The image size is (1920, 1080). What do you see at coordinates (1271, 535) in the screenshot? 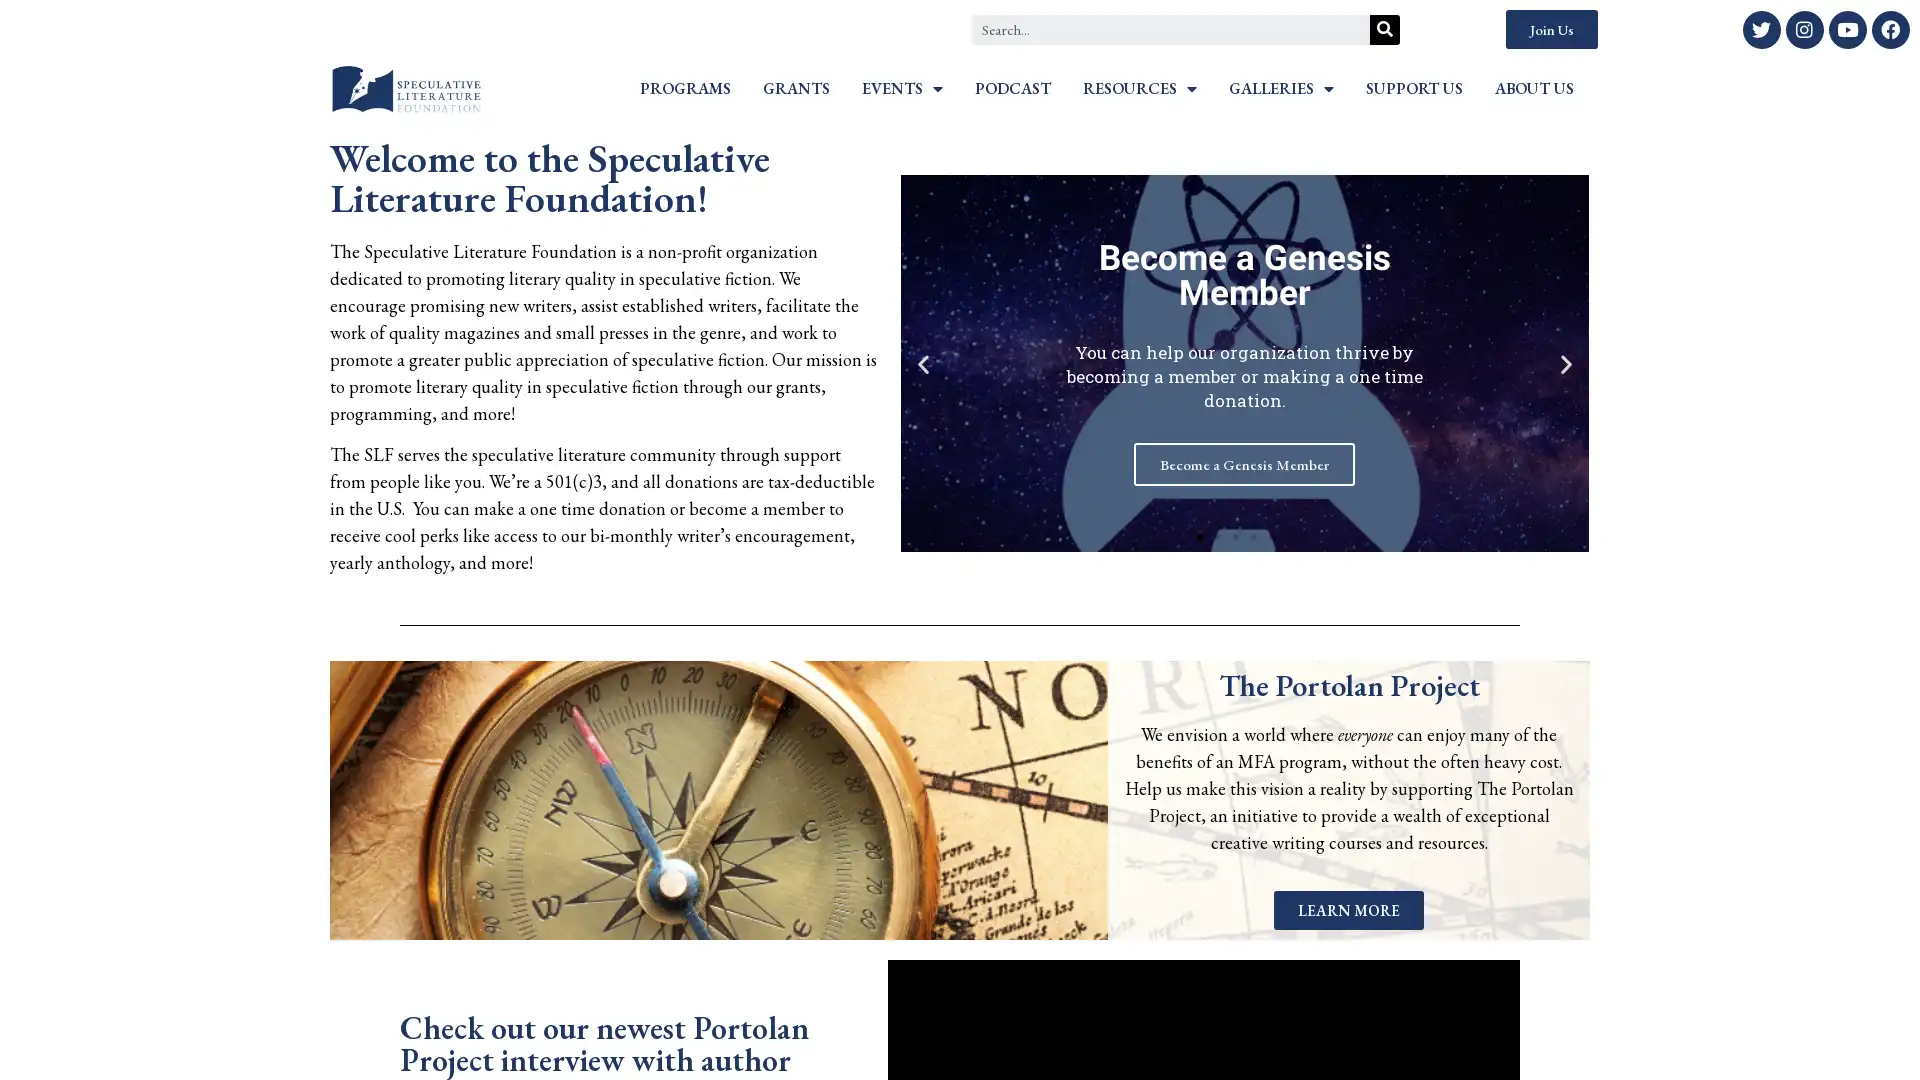
I see `Go to slide 5` at bounding box center [1271, 535].